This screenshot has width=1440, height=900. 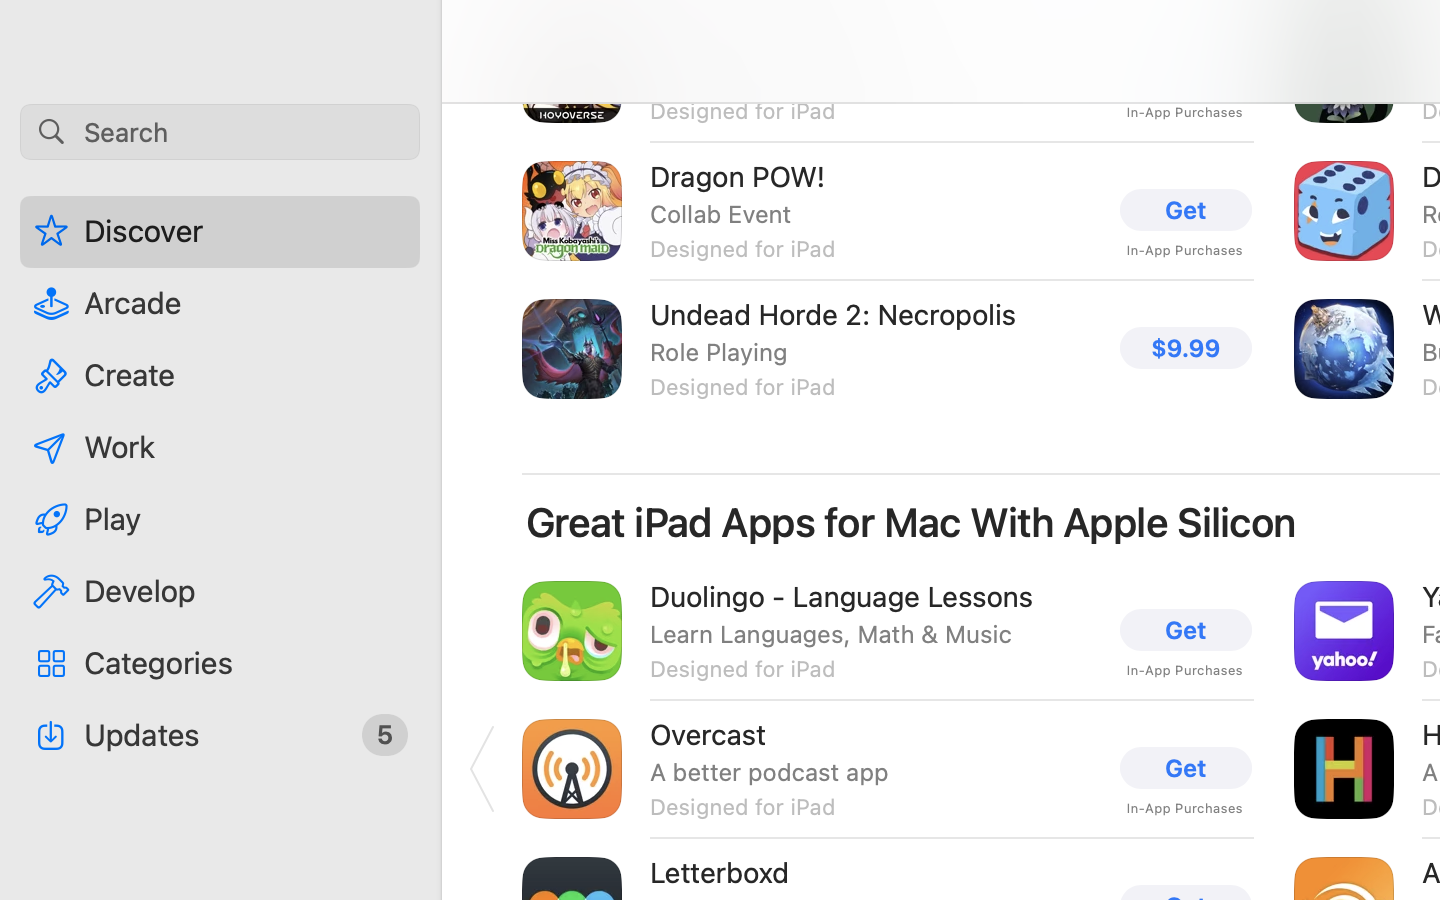 I want to click on 'Great iPad Apps for Mac With Apple Silicon', so click(x=911, y=521).